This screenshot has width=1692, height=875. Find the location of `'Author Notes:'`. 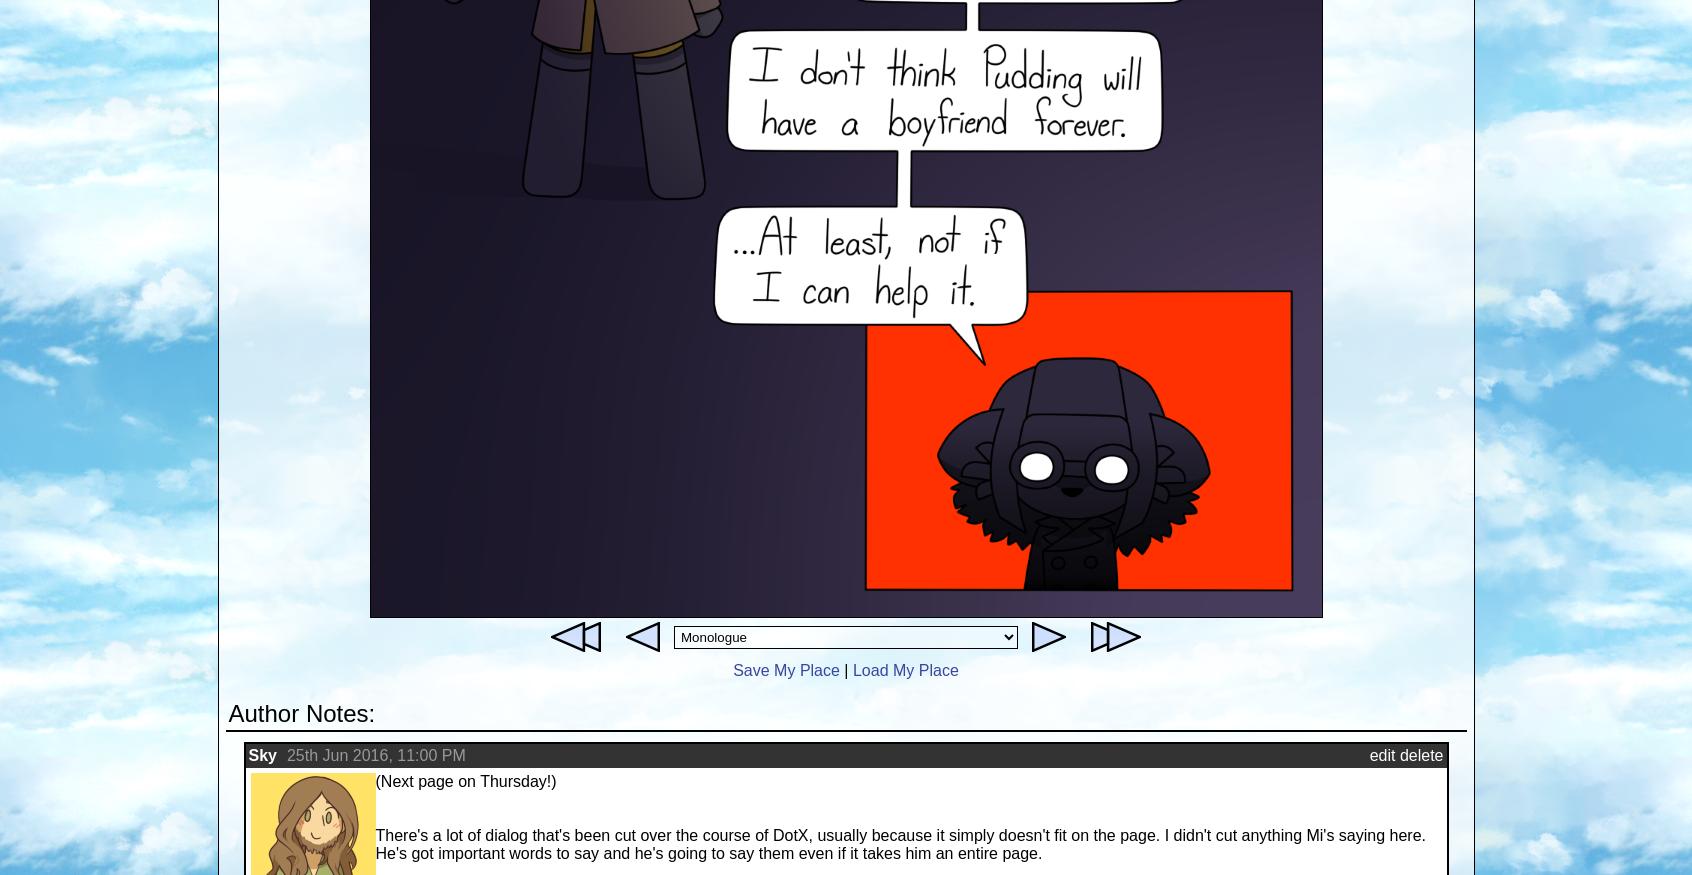

'Author Notes:' is located at coordinates (228, 713).